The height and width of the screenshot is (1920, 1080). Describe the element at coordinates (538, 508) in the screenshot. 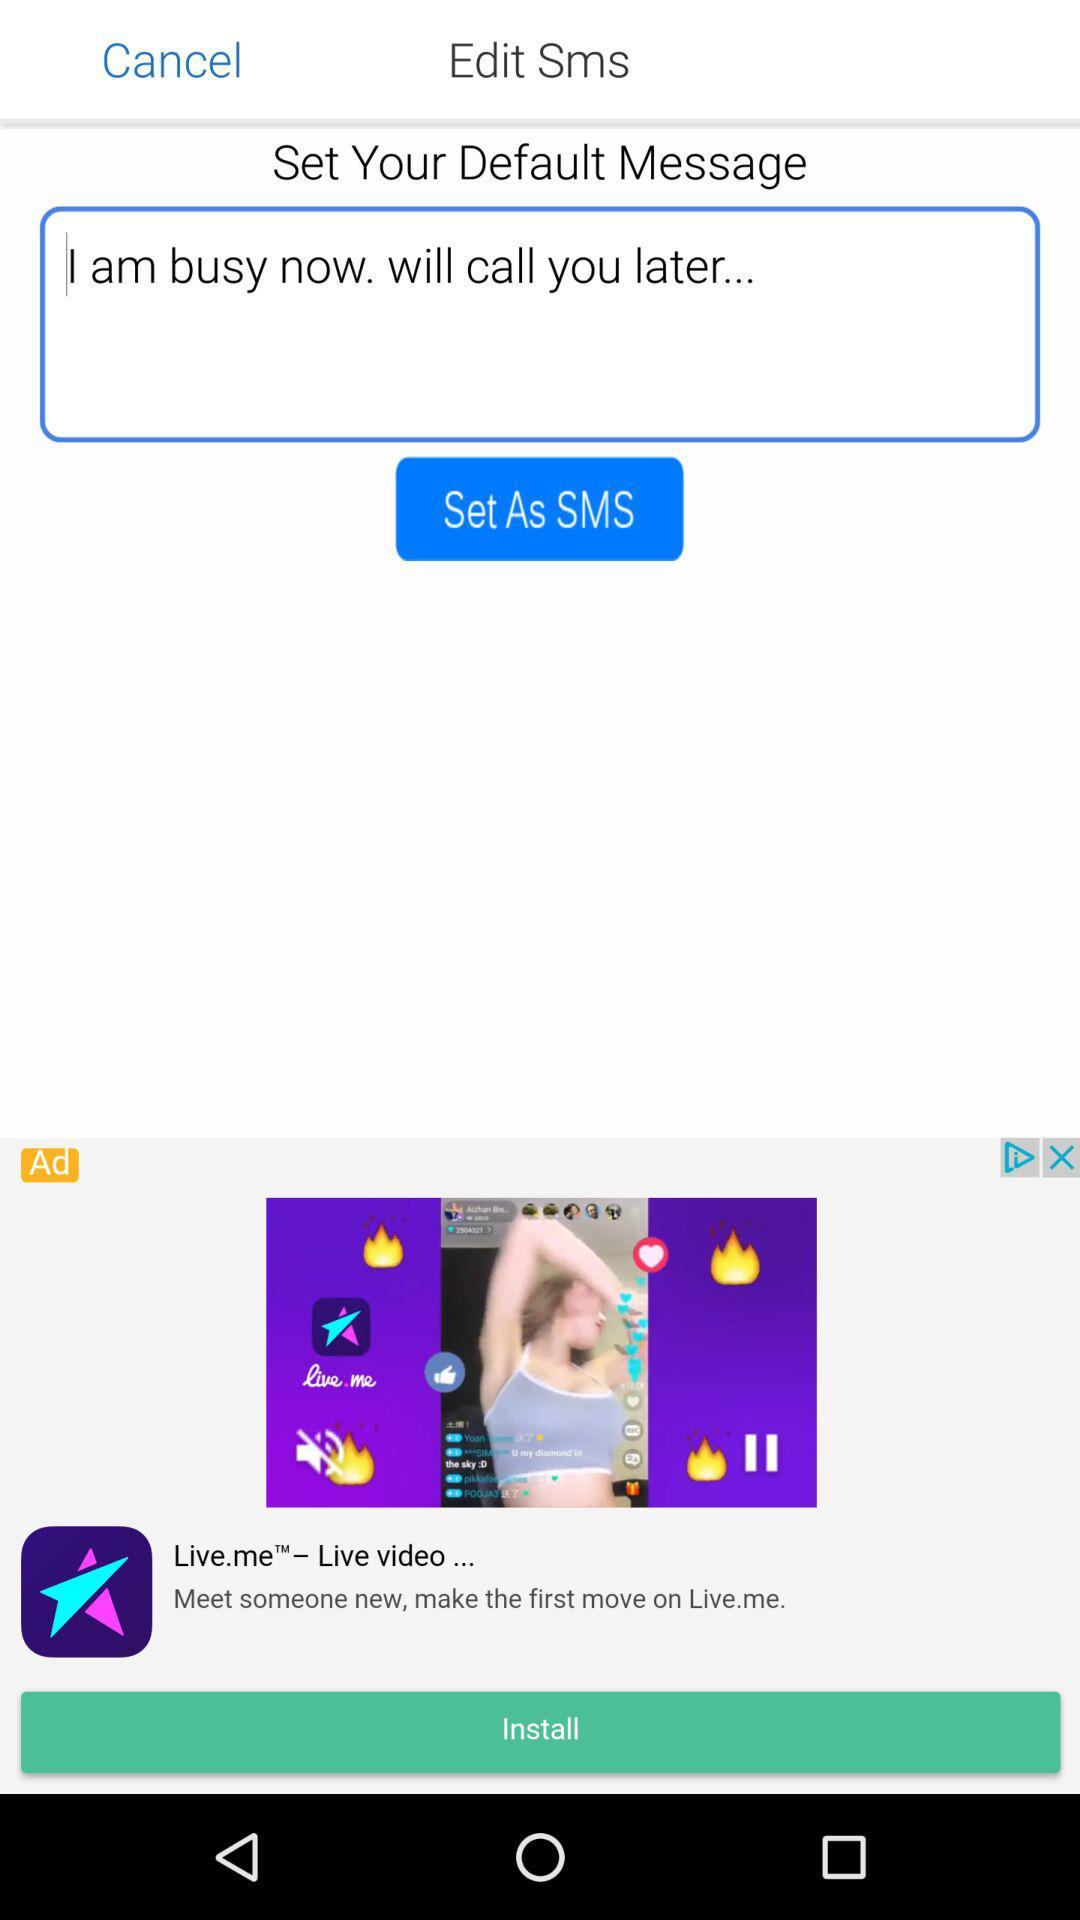

I see `type as sms page` at that location.